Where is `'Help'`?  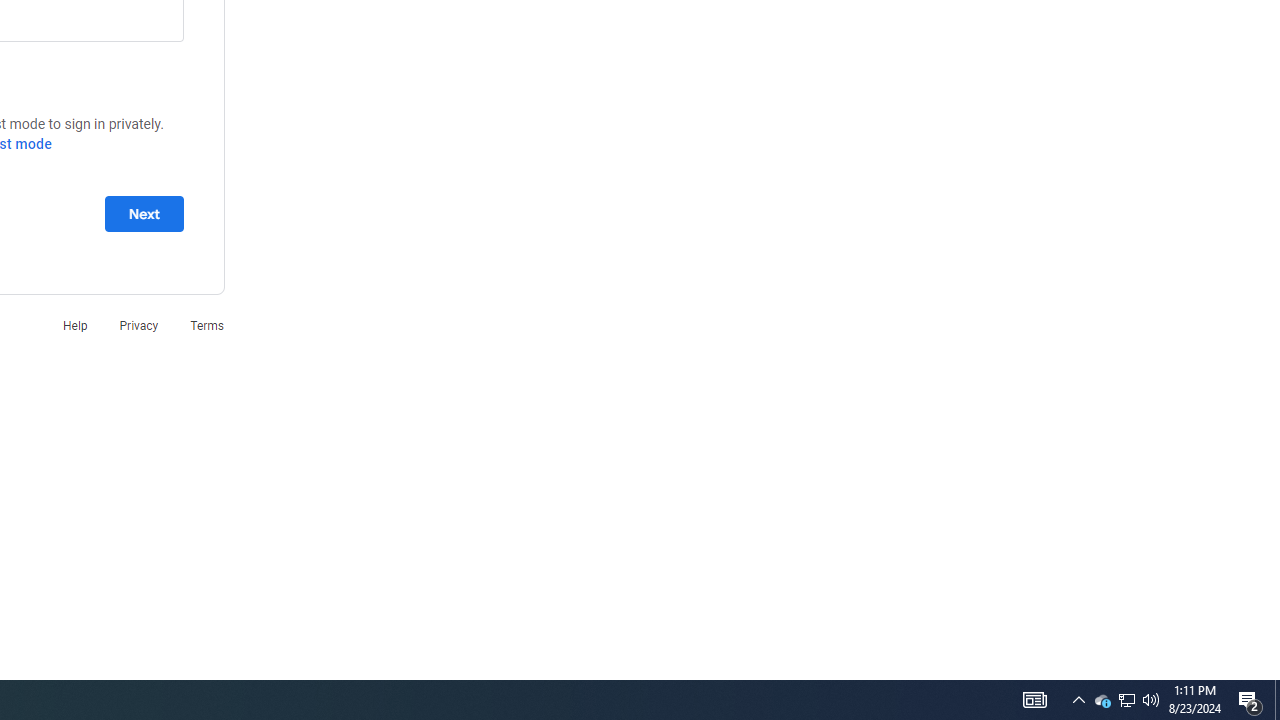 'Help' is located at coordinates (74, 324).